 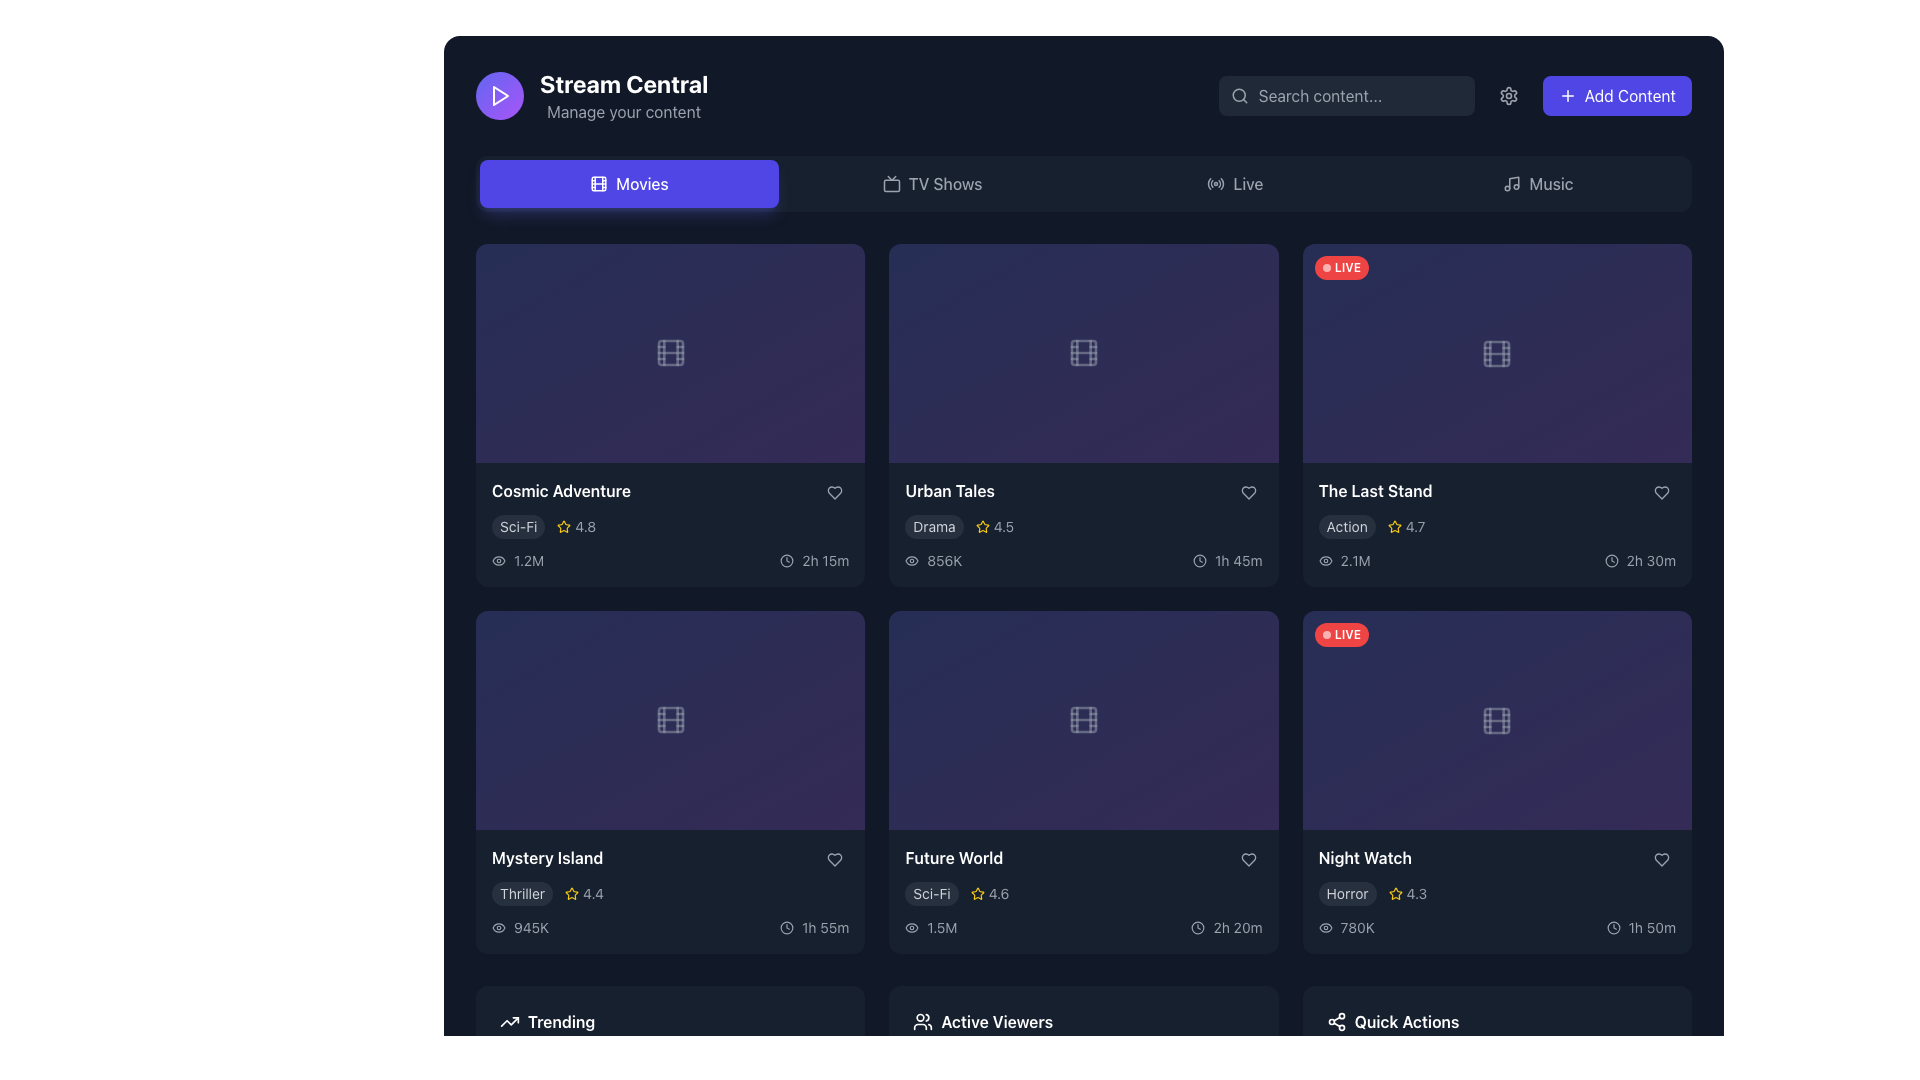 I want to click on the play button located in the highlighted card for 'Mystery Island', positioned in the third row and first column in the grid view, so click(x=670, y=797).